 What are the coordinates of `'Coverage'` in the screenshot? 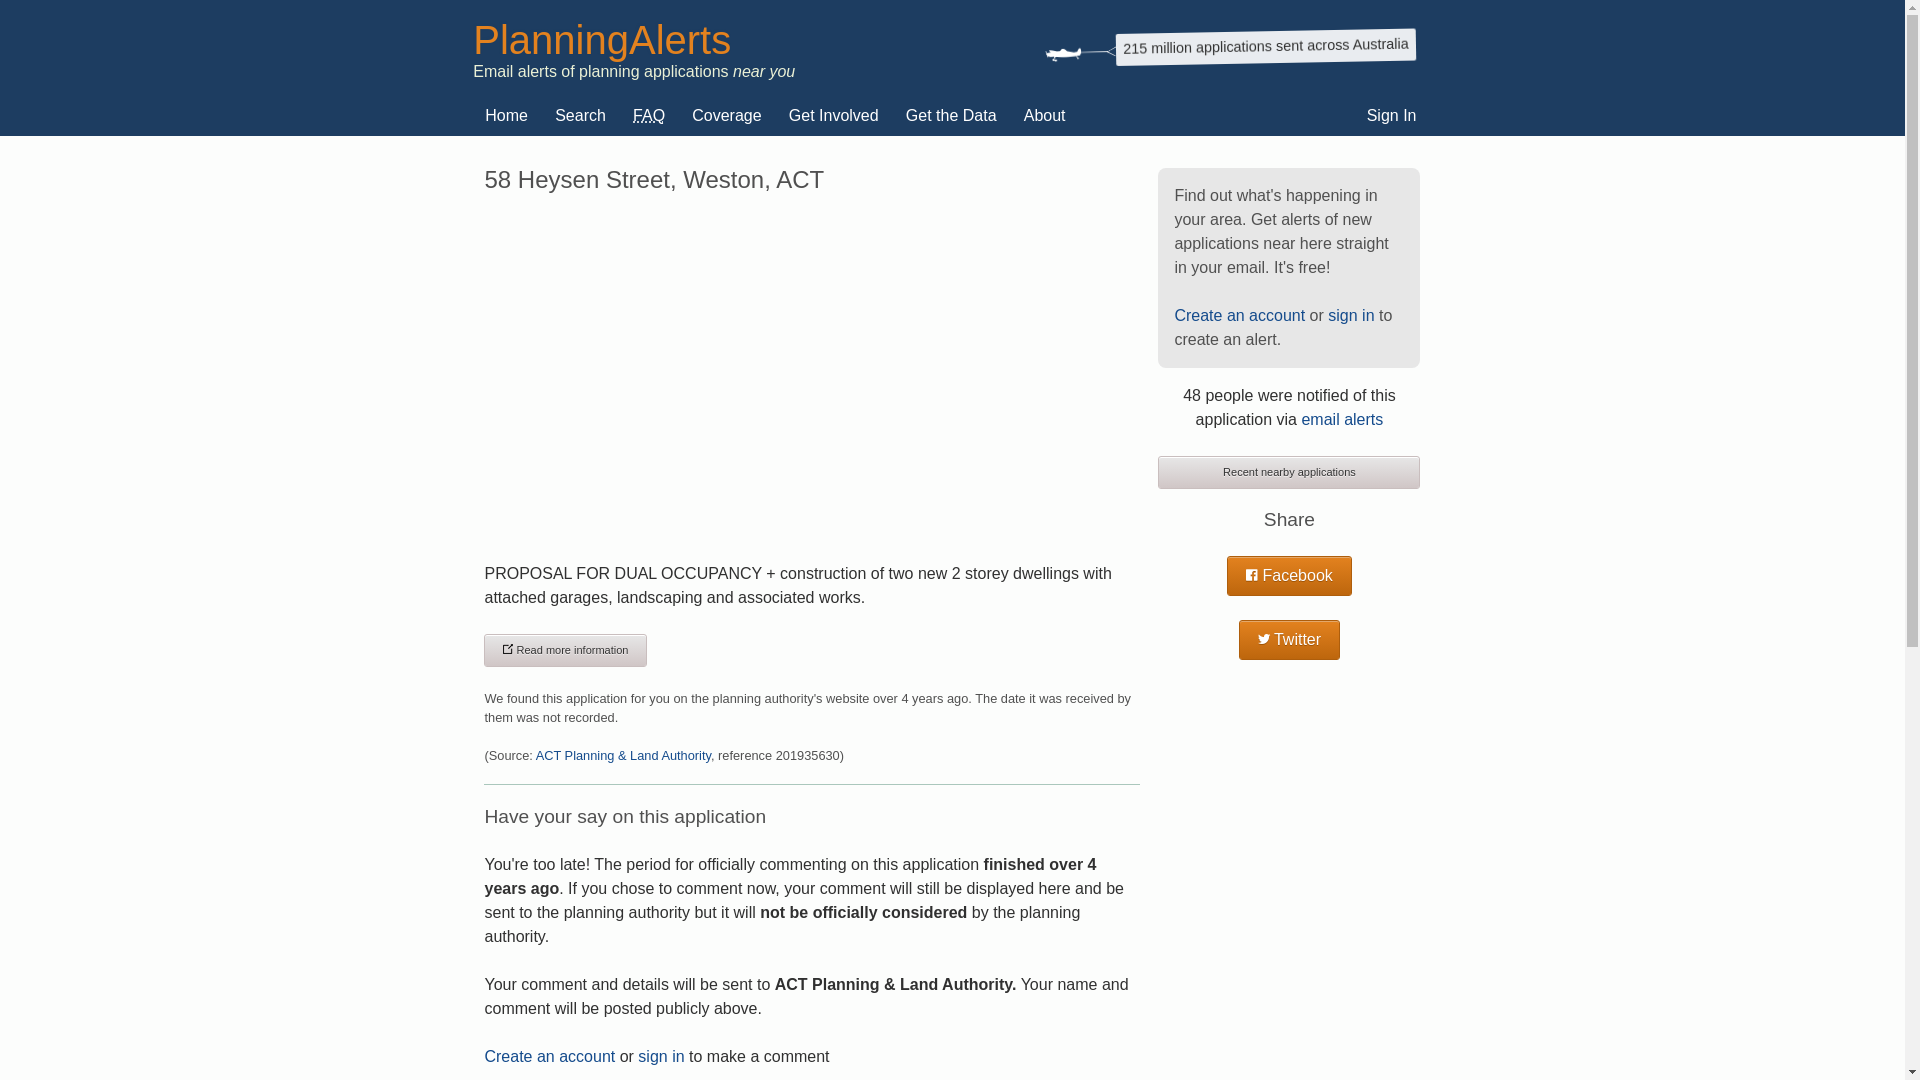 It's located at (680, 115).